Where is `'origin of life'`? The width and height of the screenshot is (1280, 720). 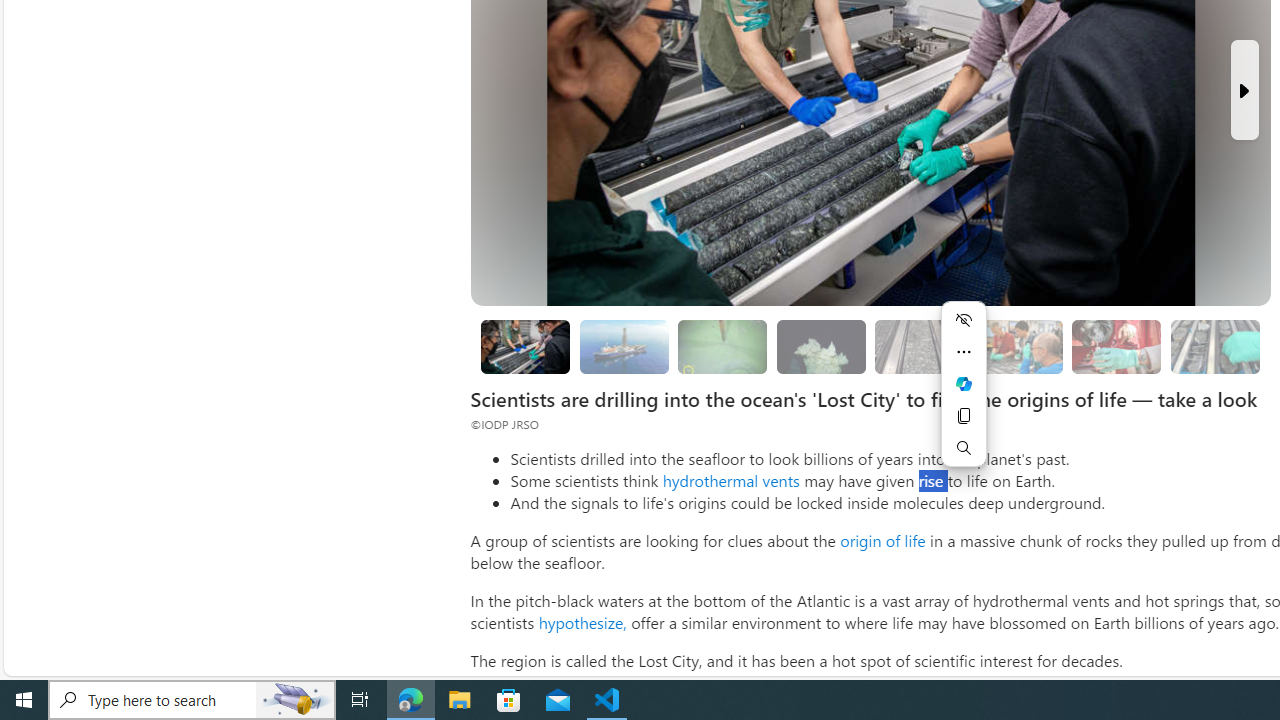 'origin of life' is located at coordinates (881, 540).